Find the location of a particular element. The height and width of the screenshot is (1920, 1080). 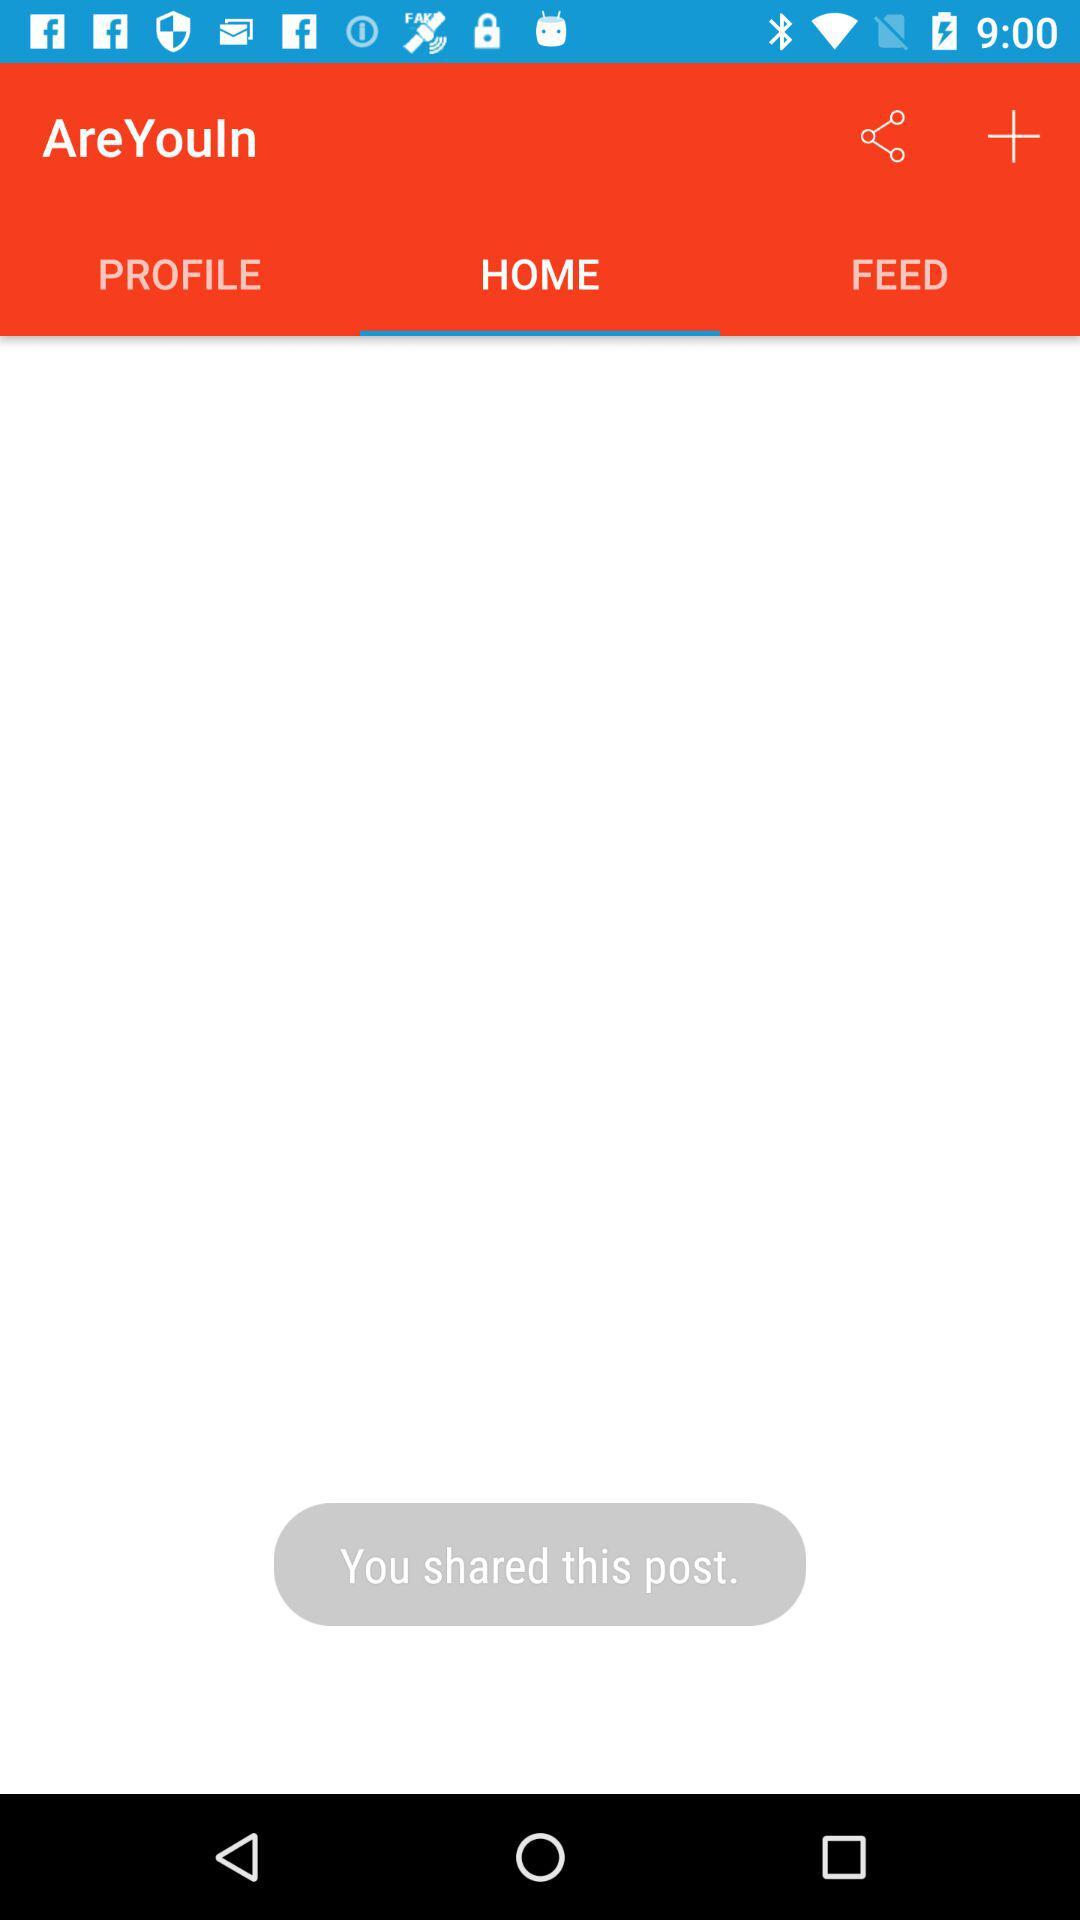

new post is located at coordinates (1014, 135).